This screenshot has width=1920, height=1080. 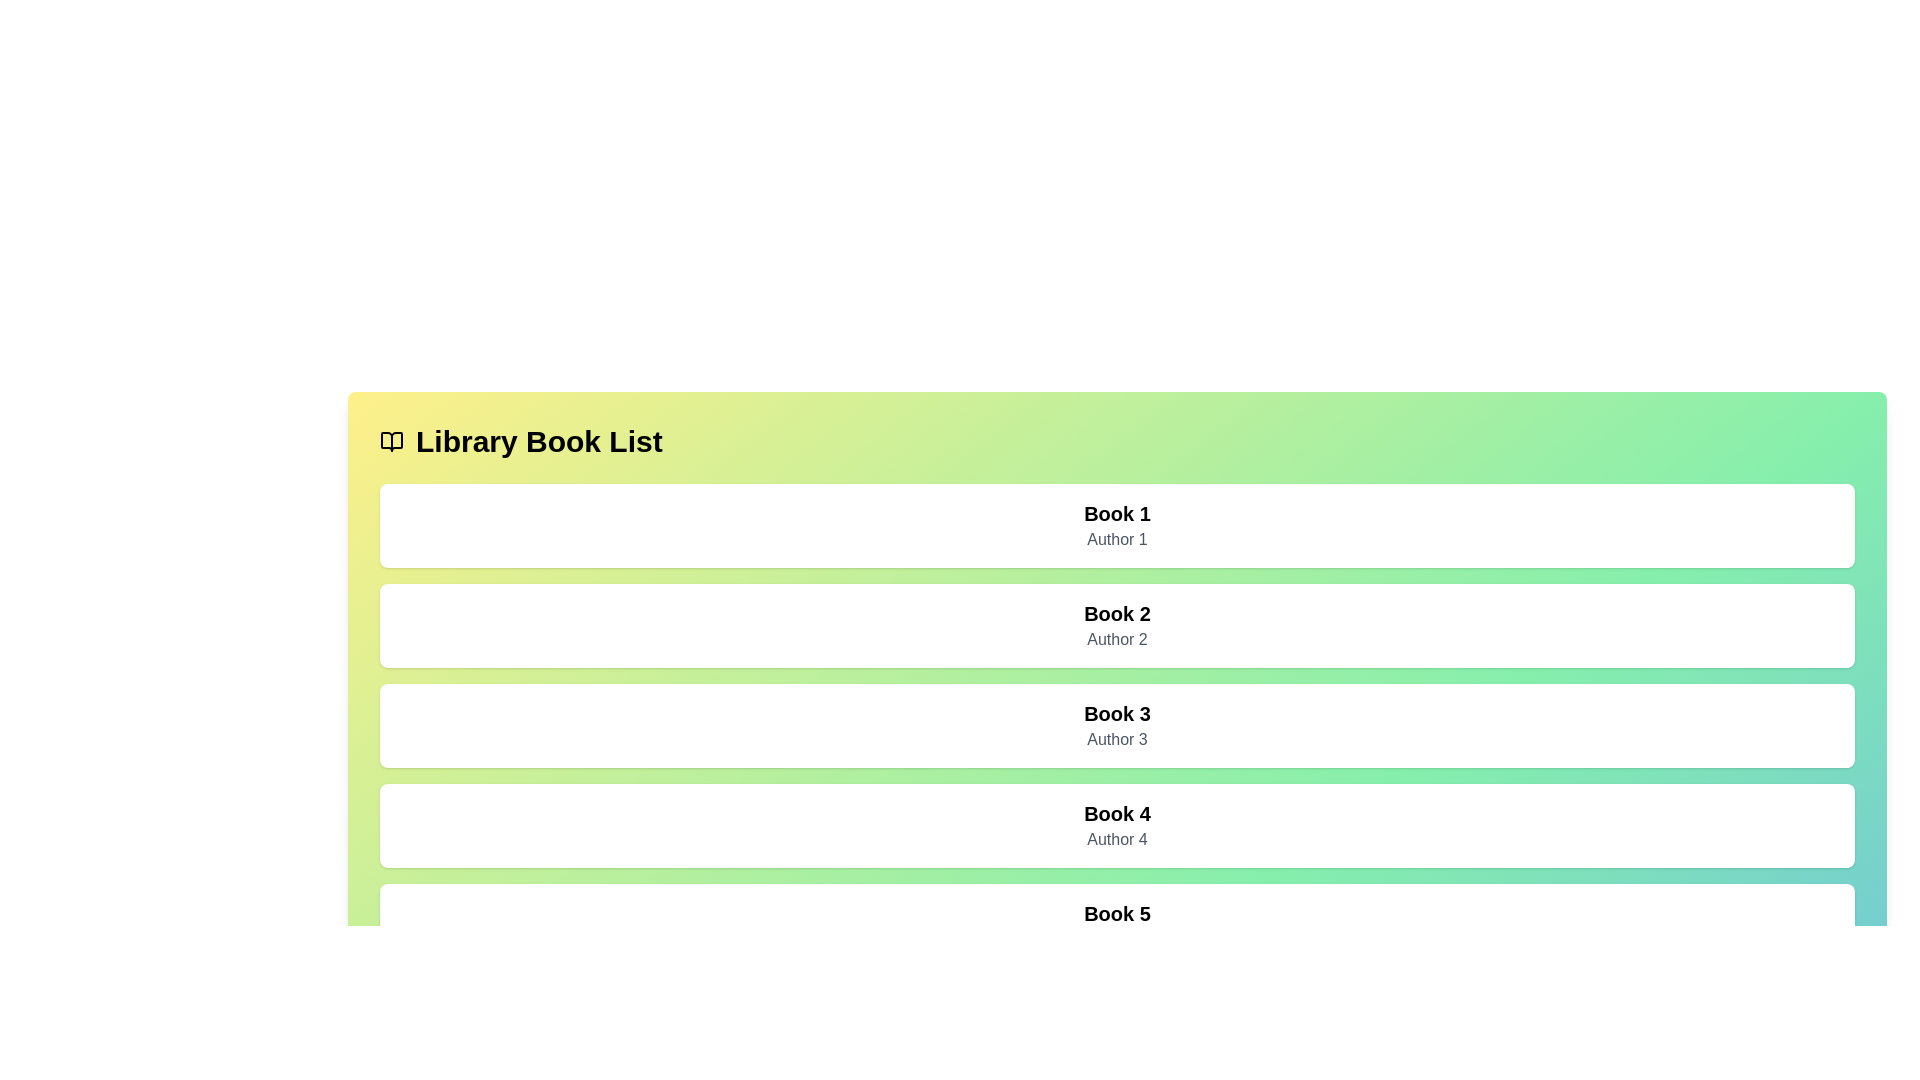 I want to click on the first informational card displaying the title and author of a book, which is located at the top of the vertical grid list of books, so click(x=1116, y=524).